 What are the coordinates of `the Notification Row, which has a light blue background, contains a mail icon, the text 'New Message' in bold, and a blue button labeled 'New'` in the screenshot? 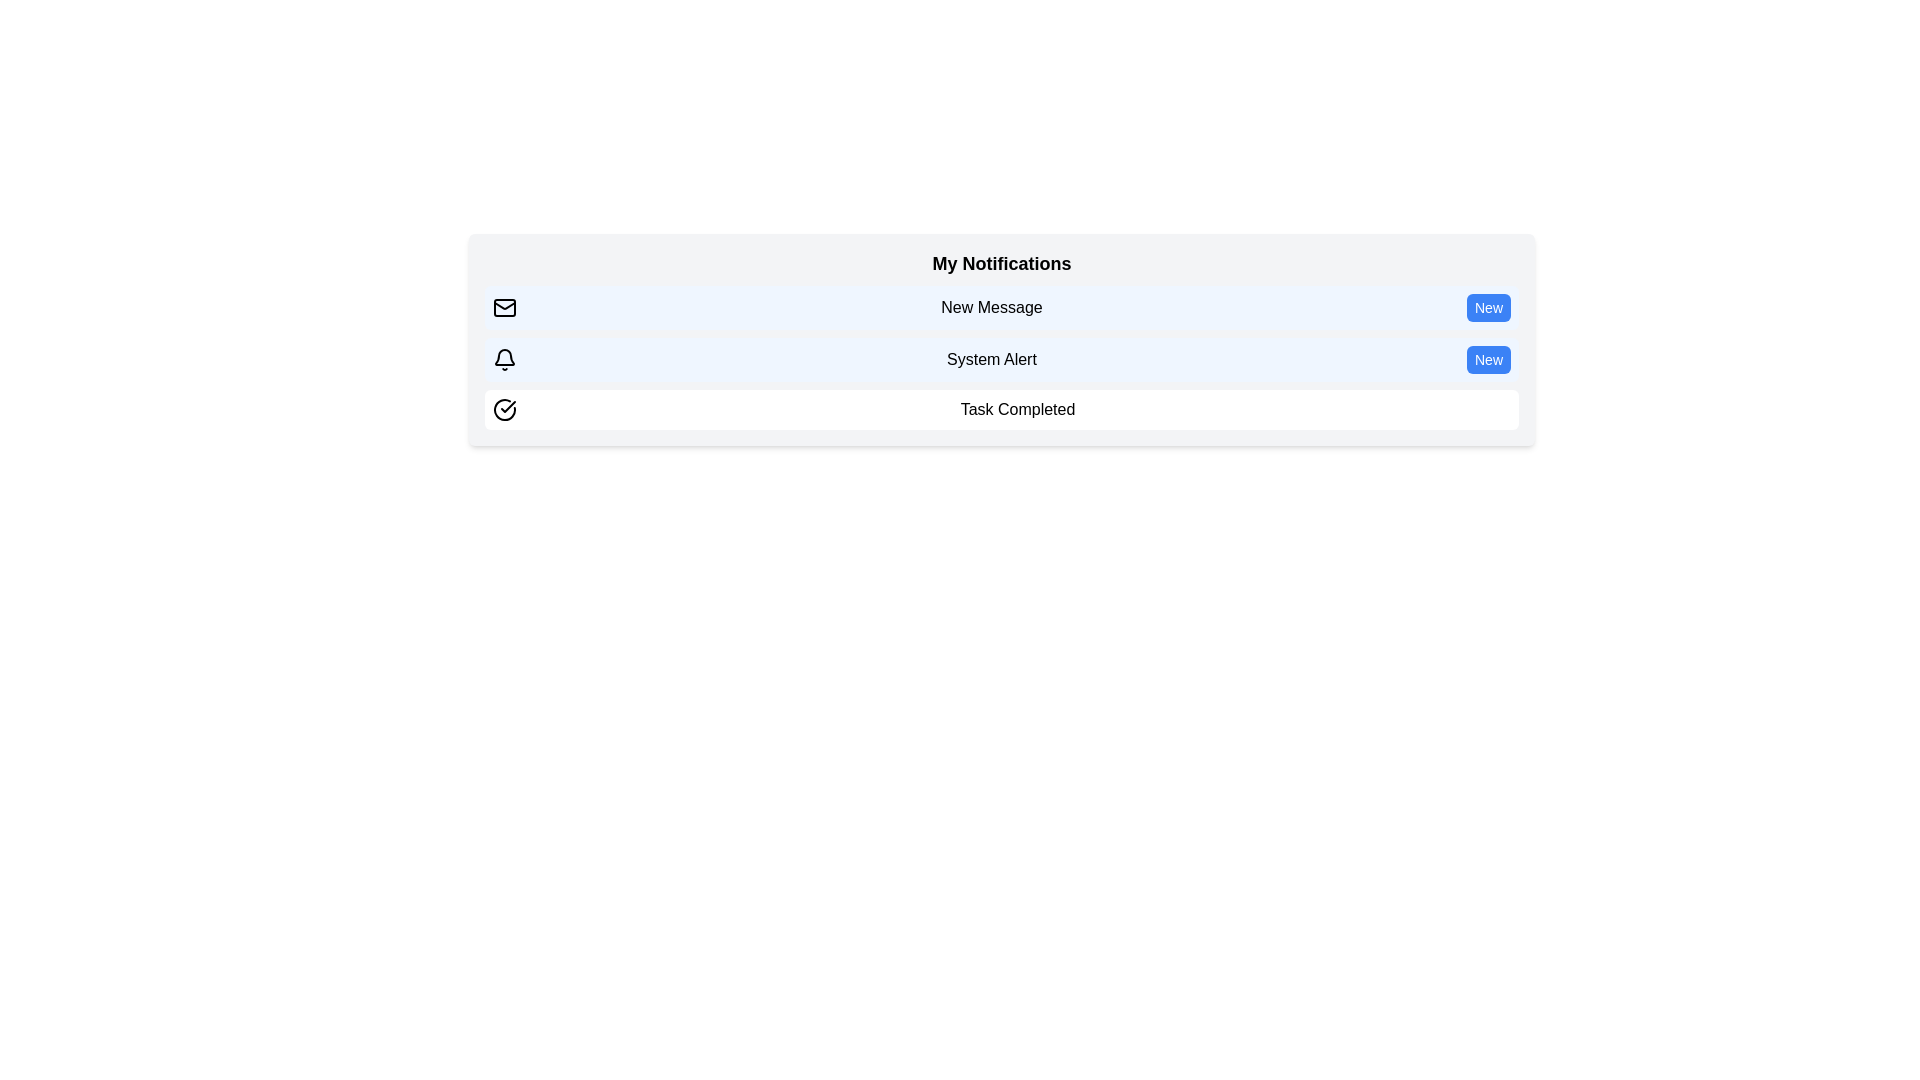 It's located at (1002, 308).